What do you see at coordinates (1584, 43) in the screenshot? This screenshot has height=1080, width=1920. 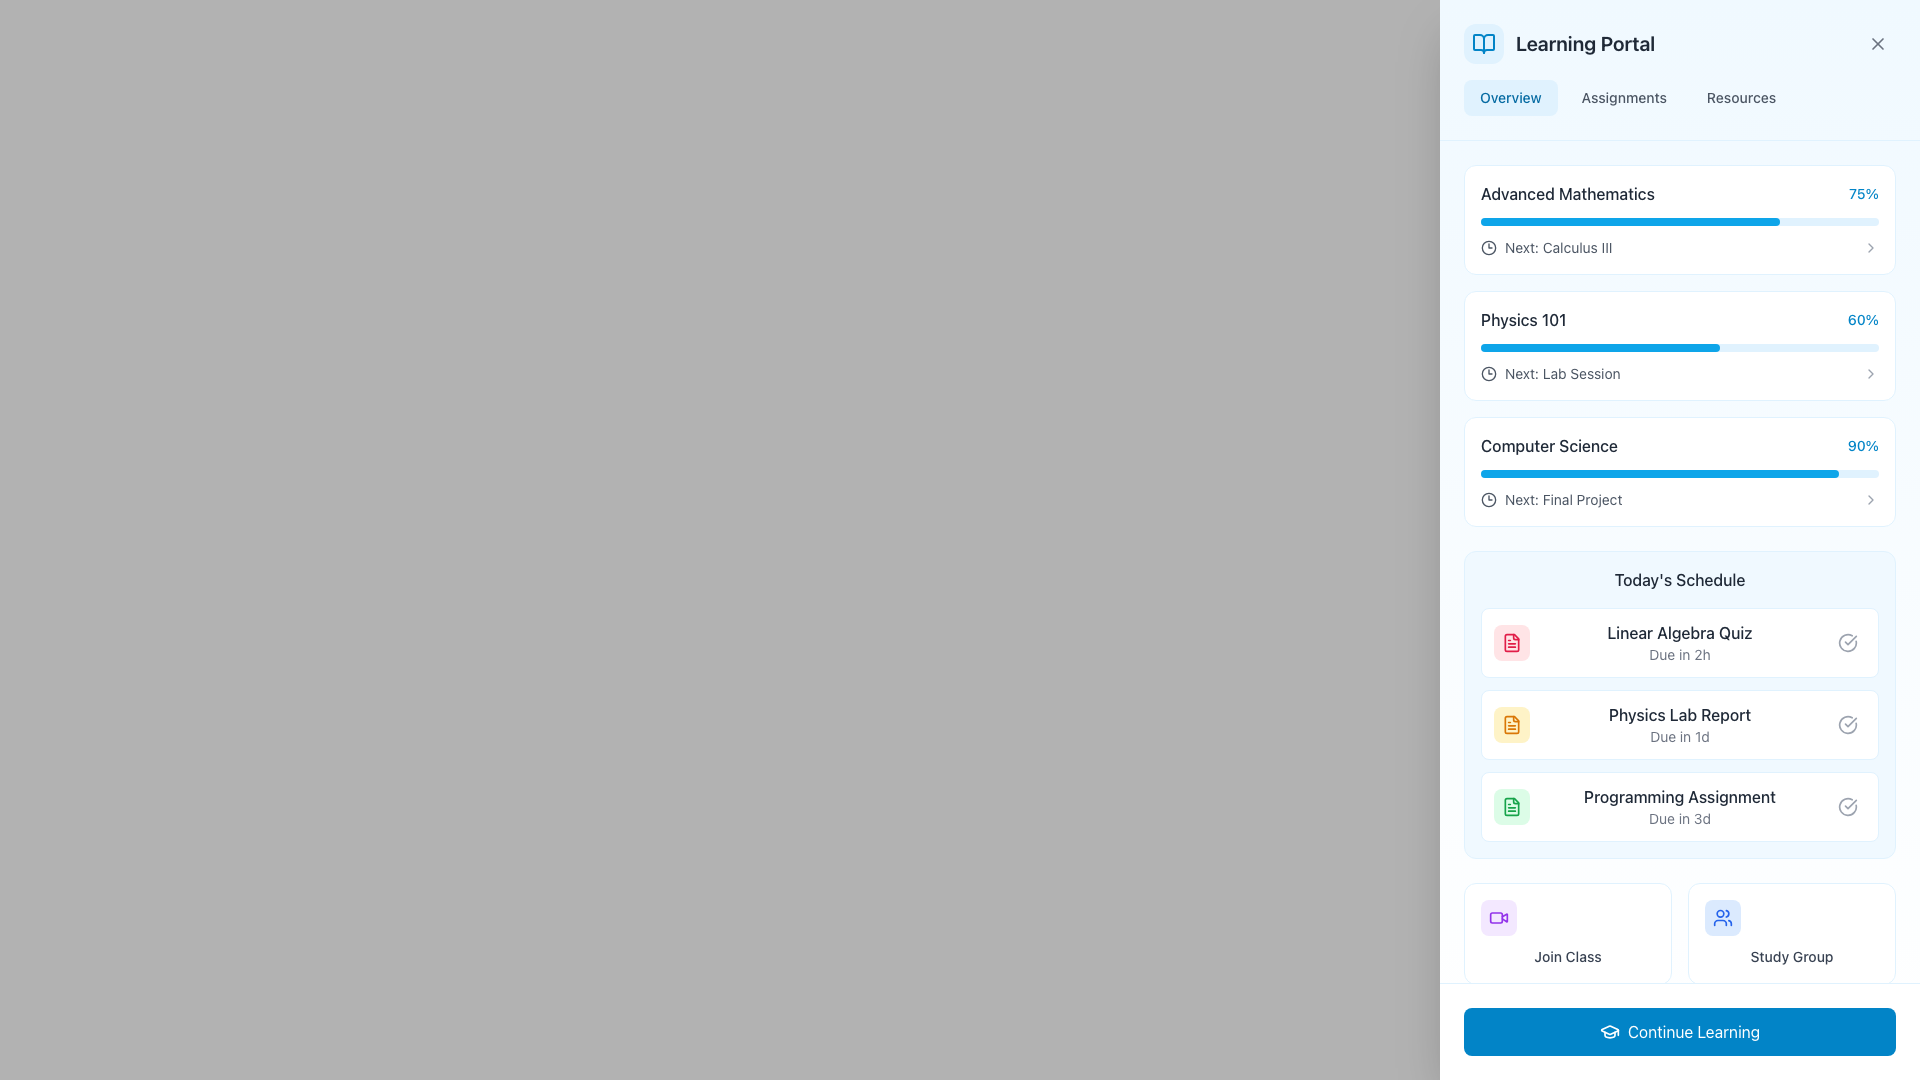 I see `the Text Label located at the top of the interface, which helps users identify the page or feature they are interacting with` at bounding box center [1584, 43].